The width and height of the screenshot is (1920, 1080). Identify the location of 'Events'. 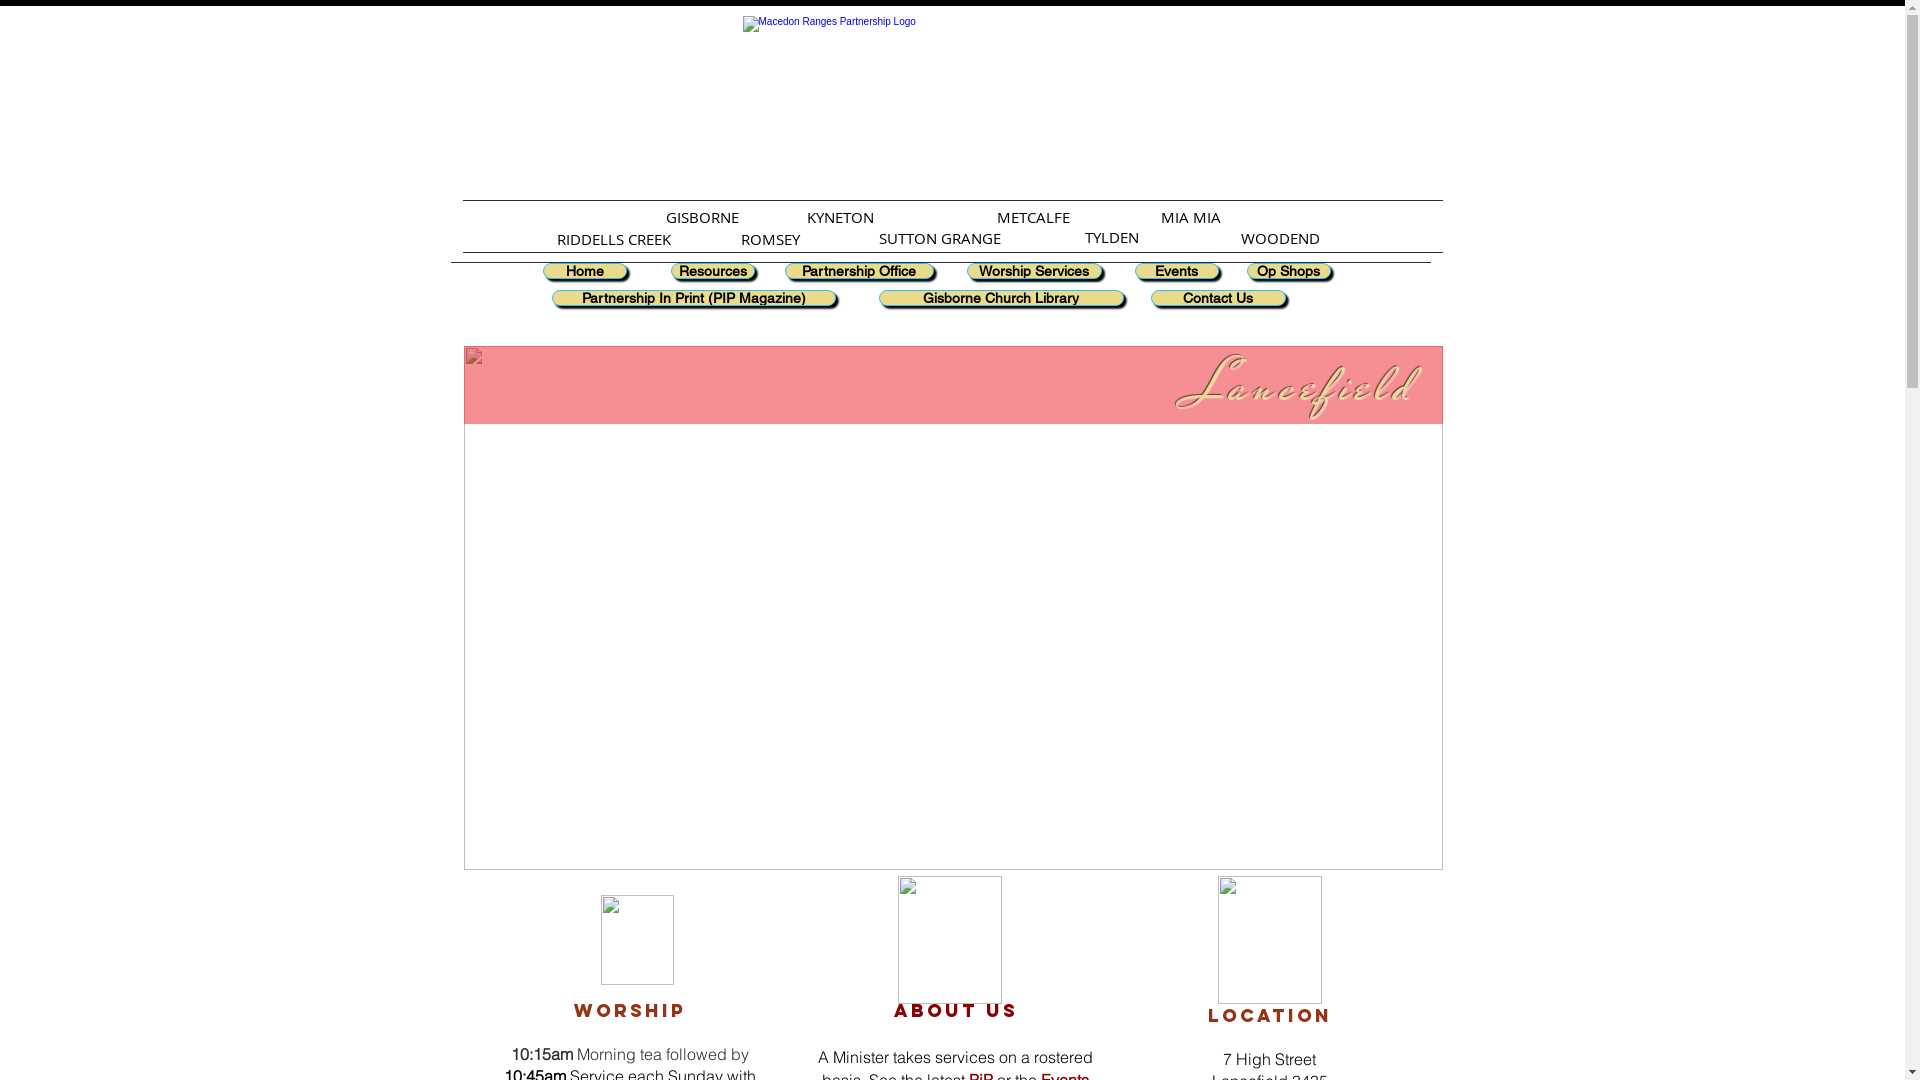
(1176, 270).